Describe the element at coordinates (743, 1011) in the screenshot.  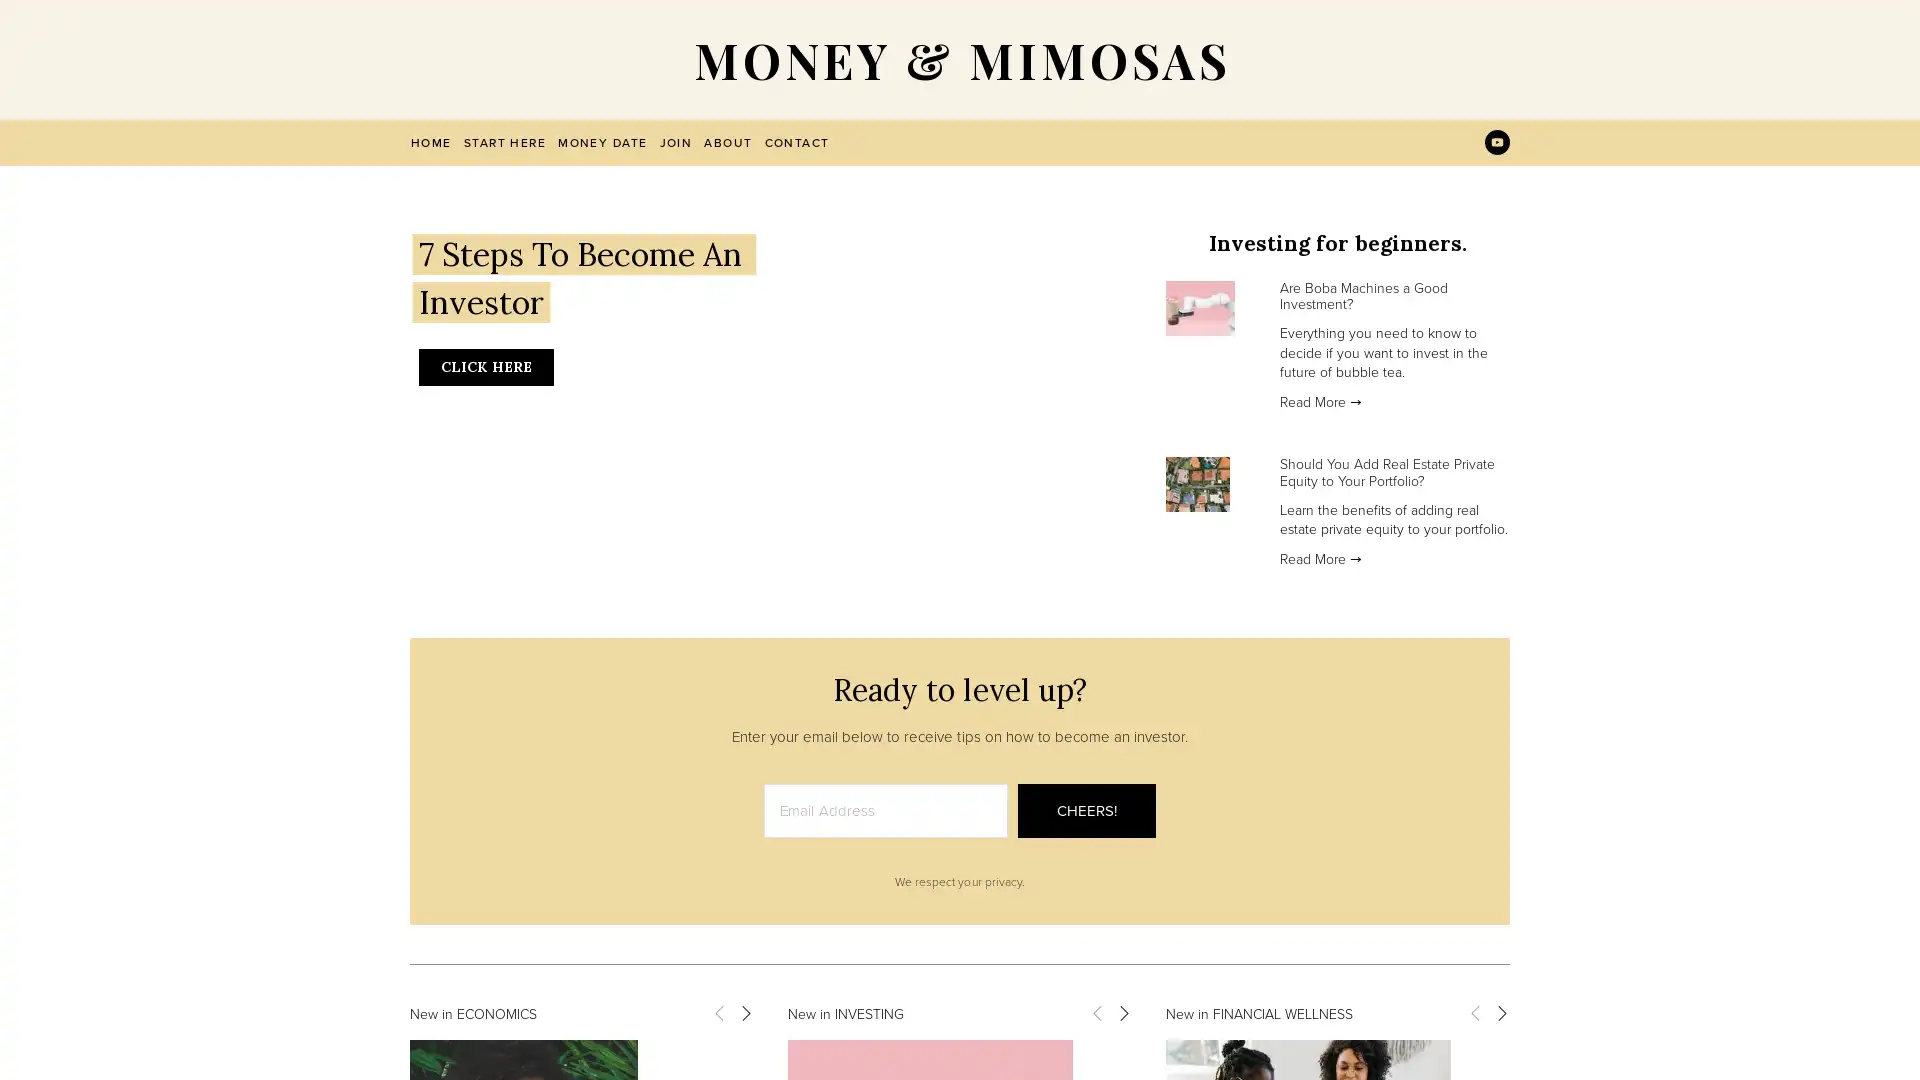
I see `Next` at that location.